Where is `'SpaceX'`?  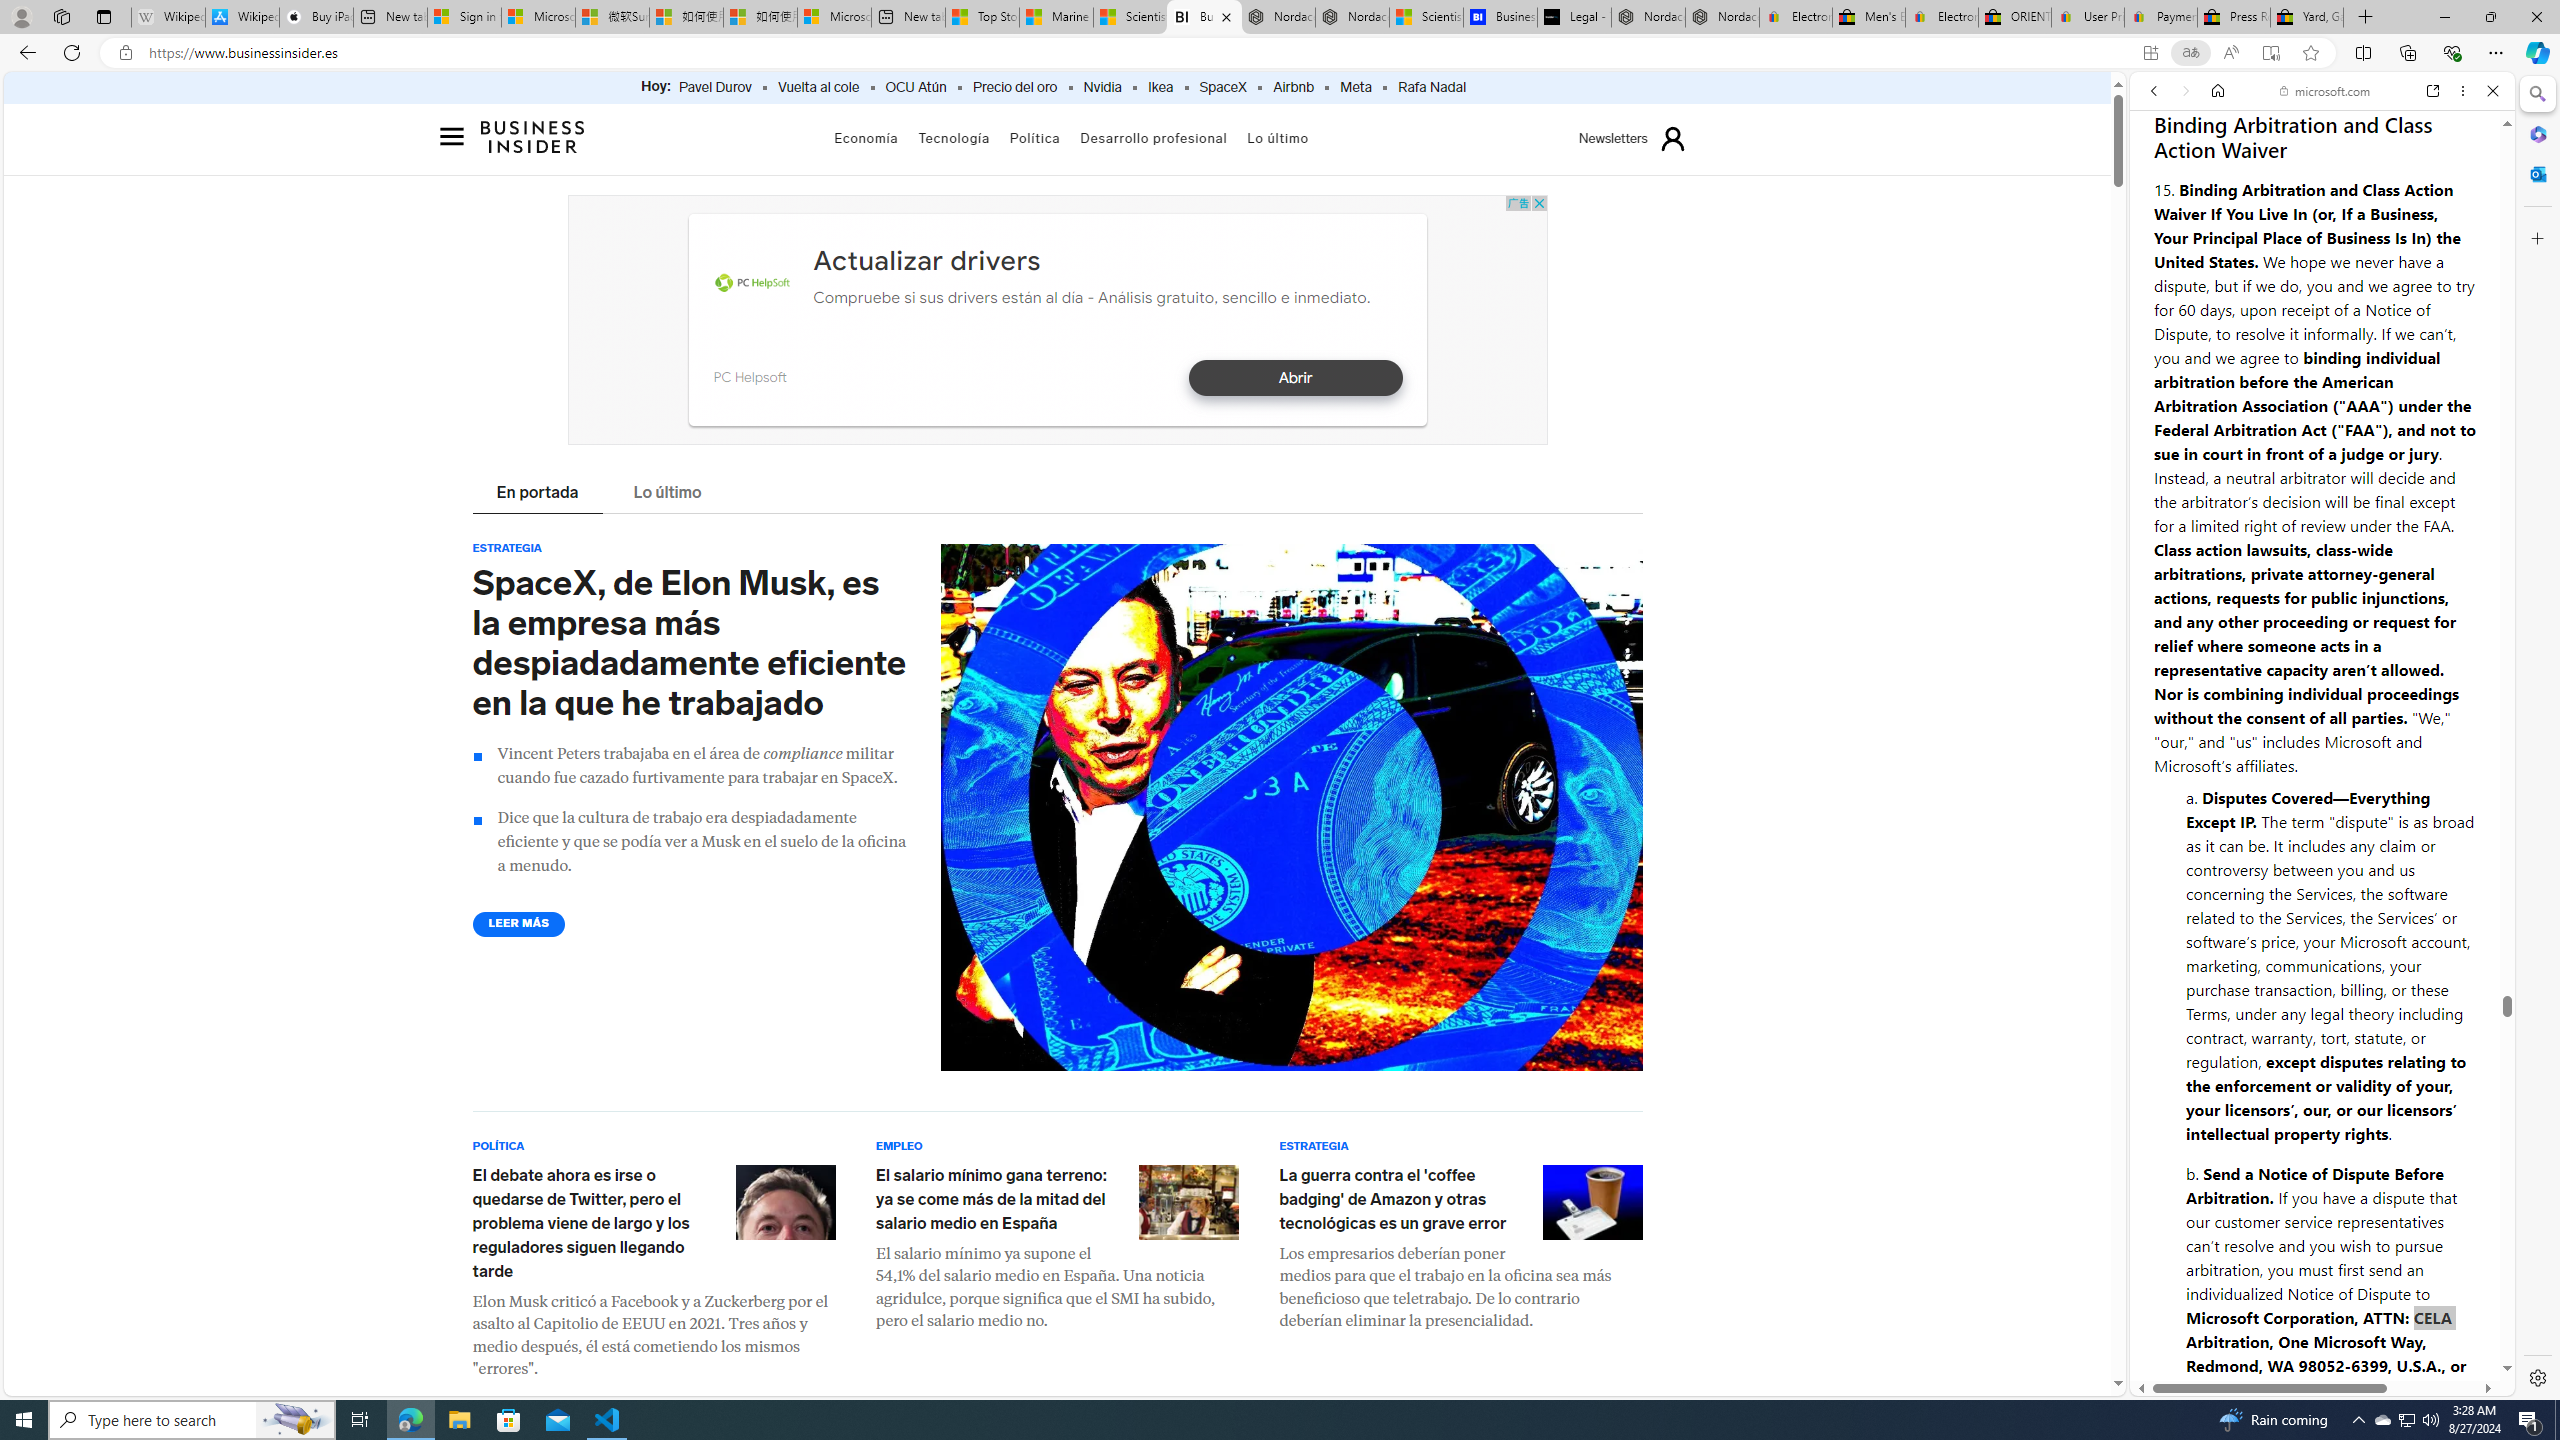
'SpaceX' is located at coordinates (1222, 87).